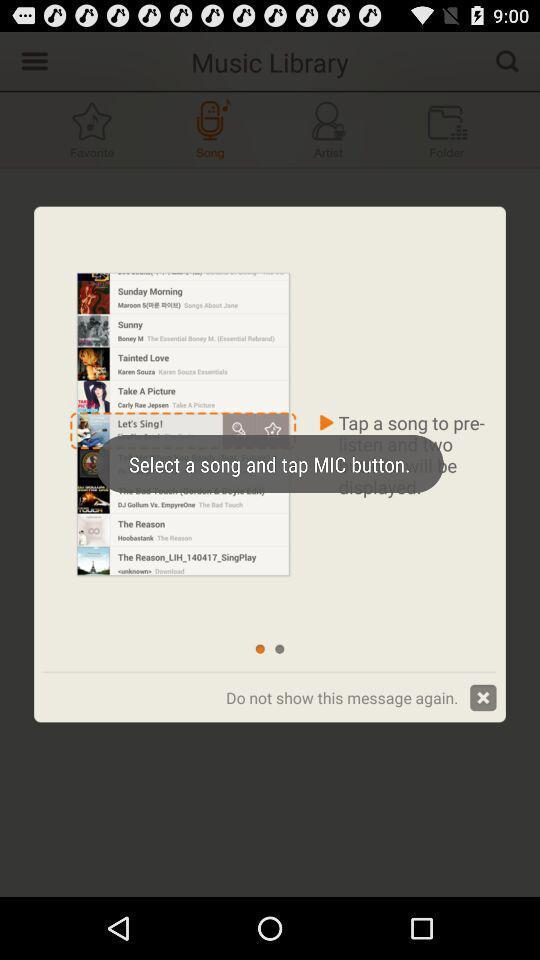 The height and width of the screenshot is (960, 540). Describe the element at coordinates (91, 128) in the screenshot. I see `the icon which is to the left of song button` at that location.